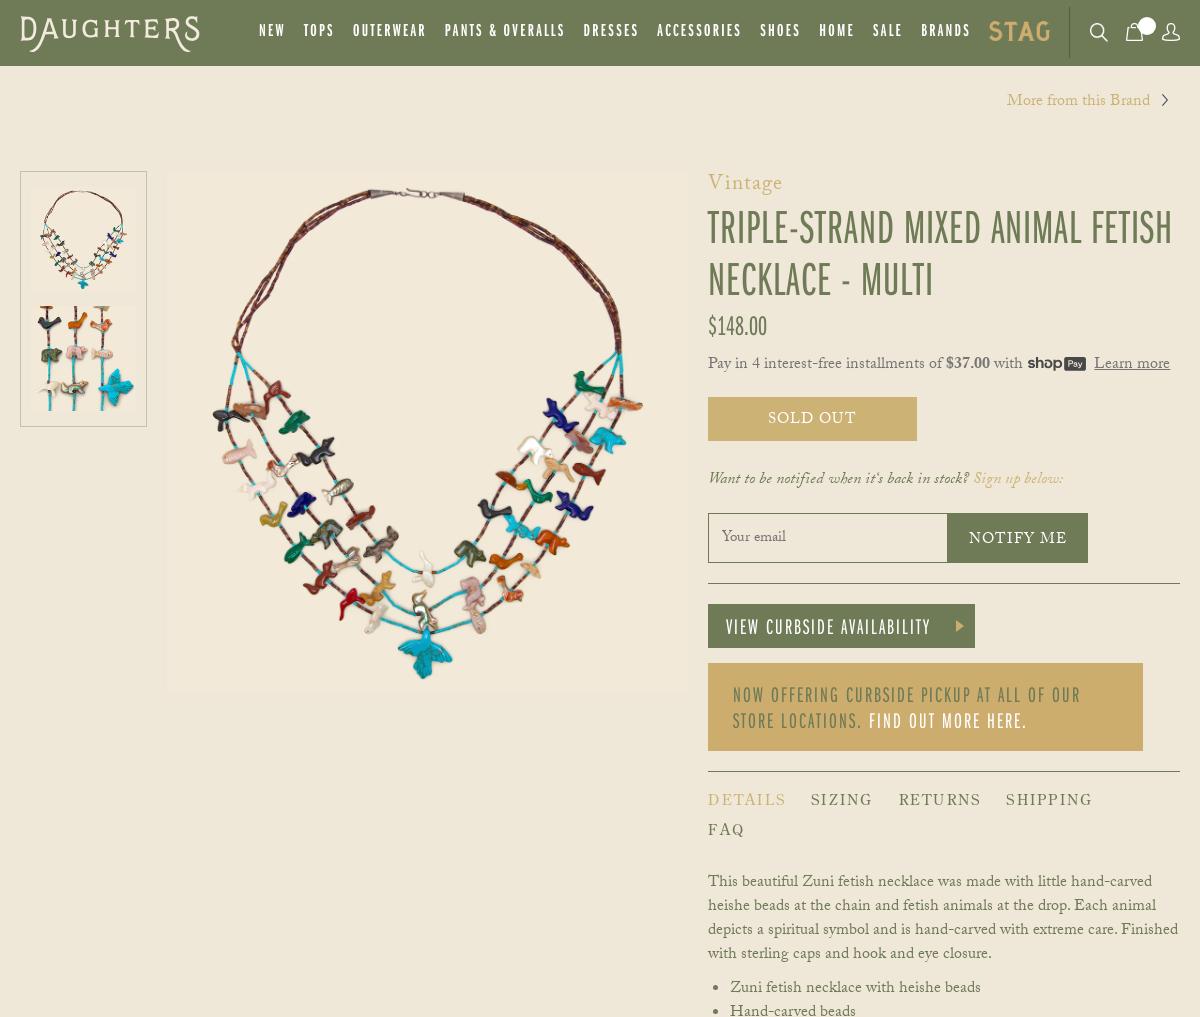 Image resolution: width=1200 pixels, height=1017 pixels. I want to click on 'Sign up below:', so click(1017, 479).